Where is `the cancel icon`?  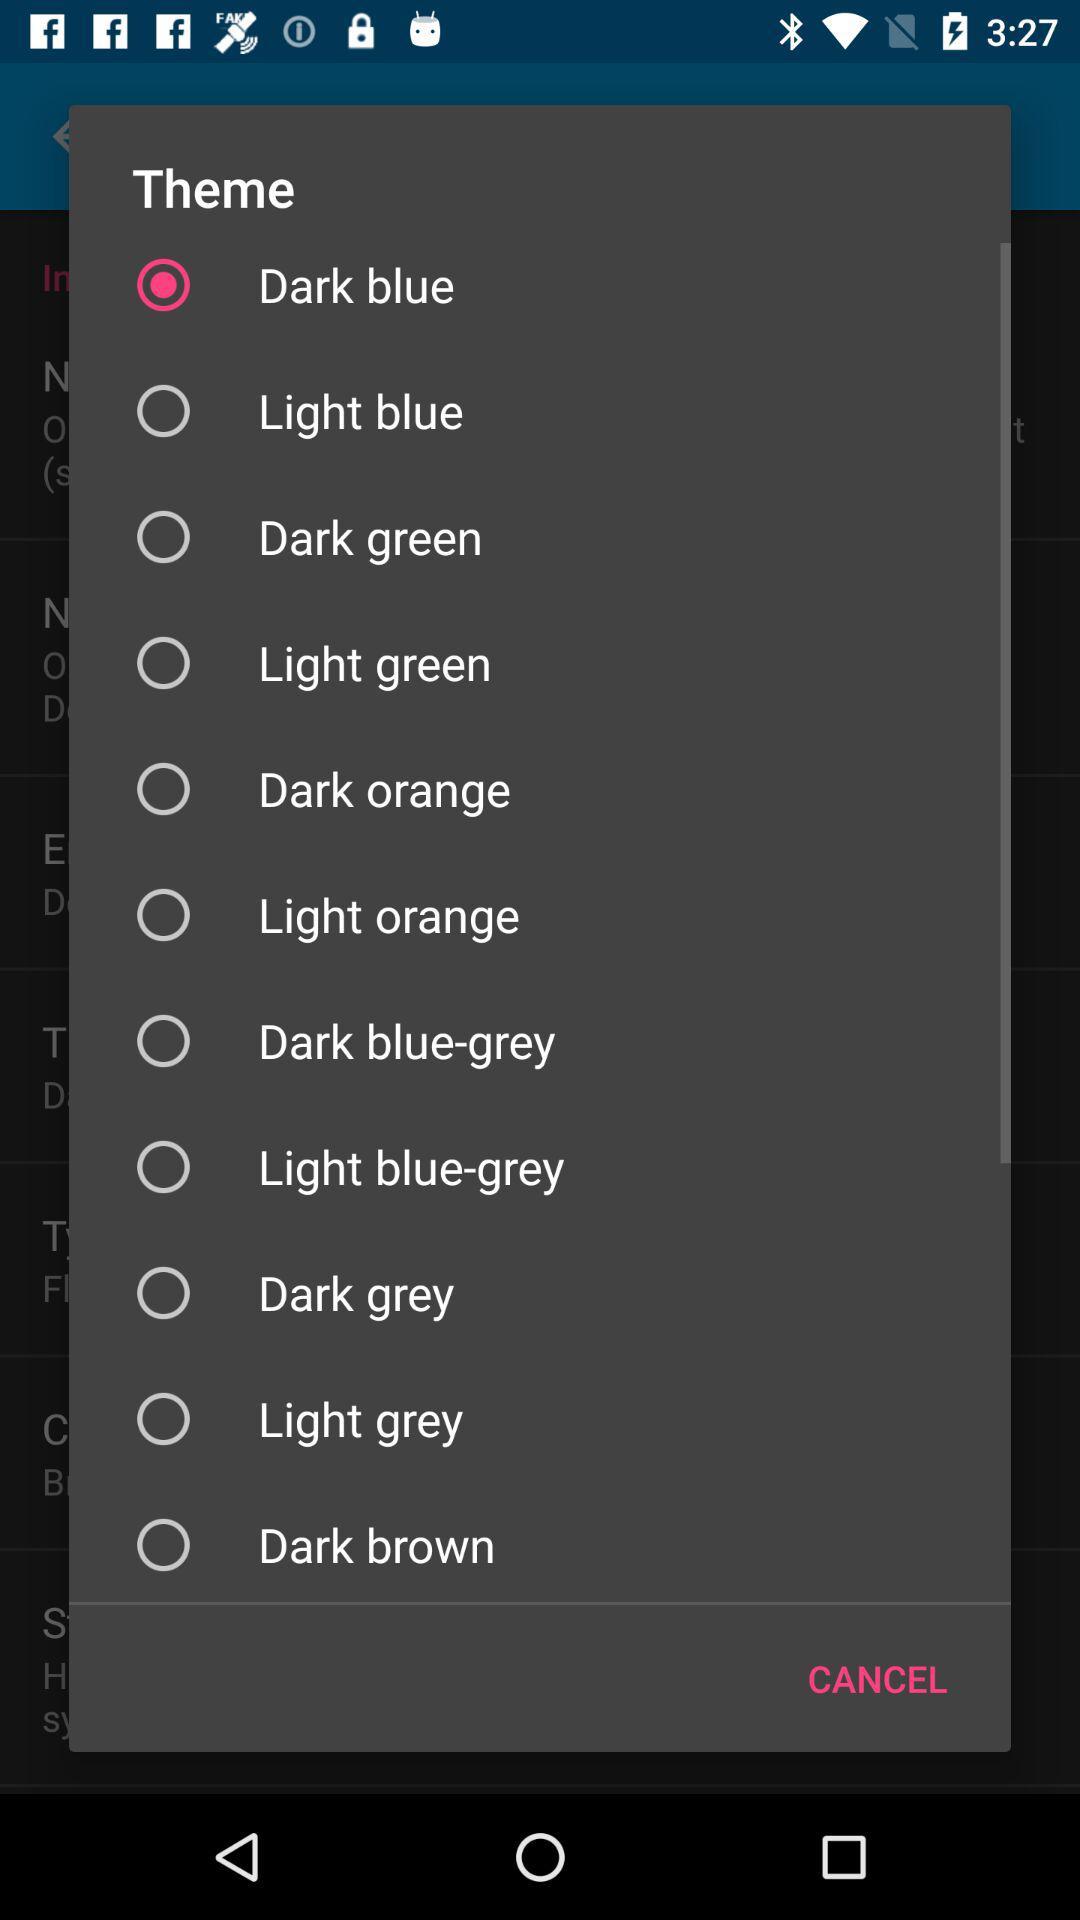 the cancel icon is located at coordinates (876, 1678).